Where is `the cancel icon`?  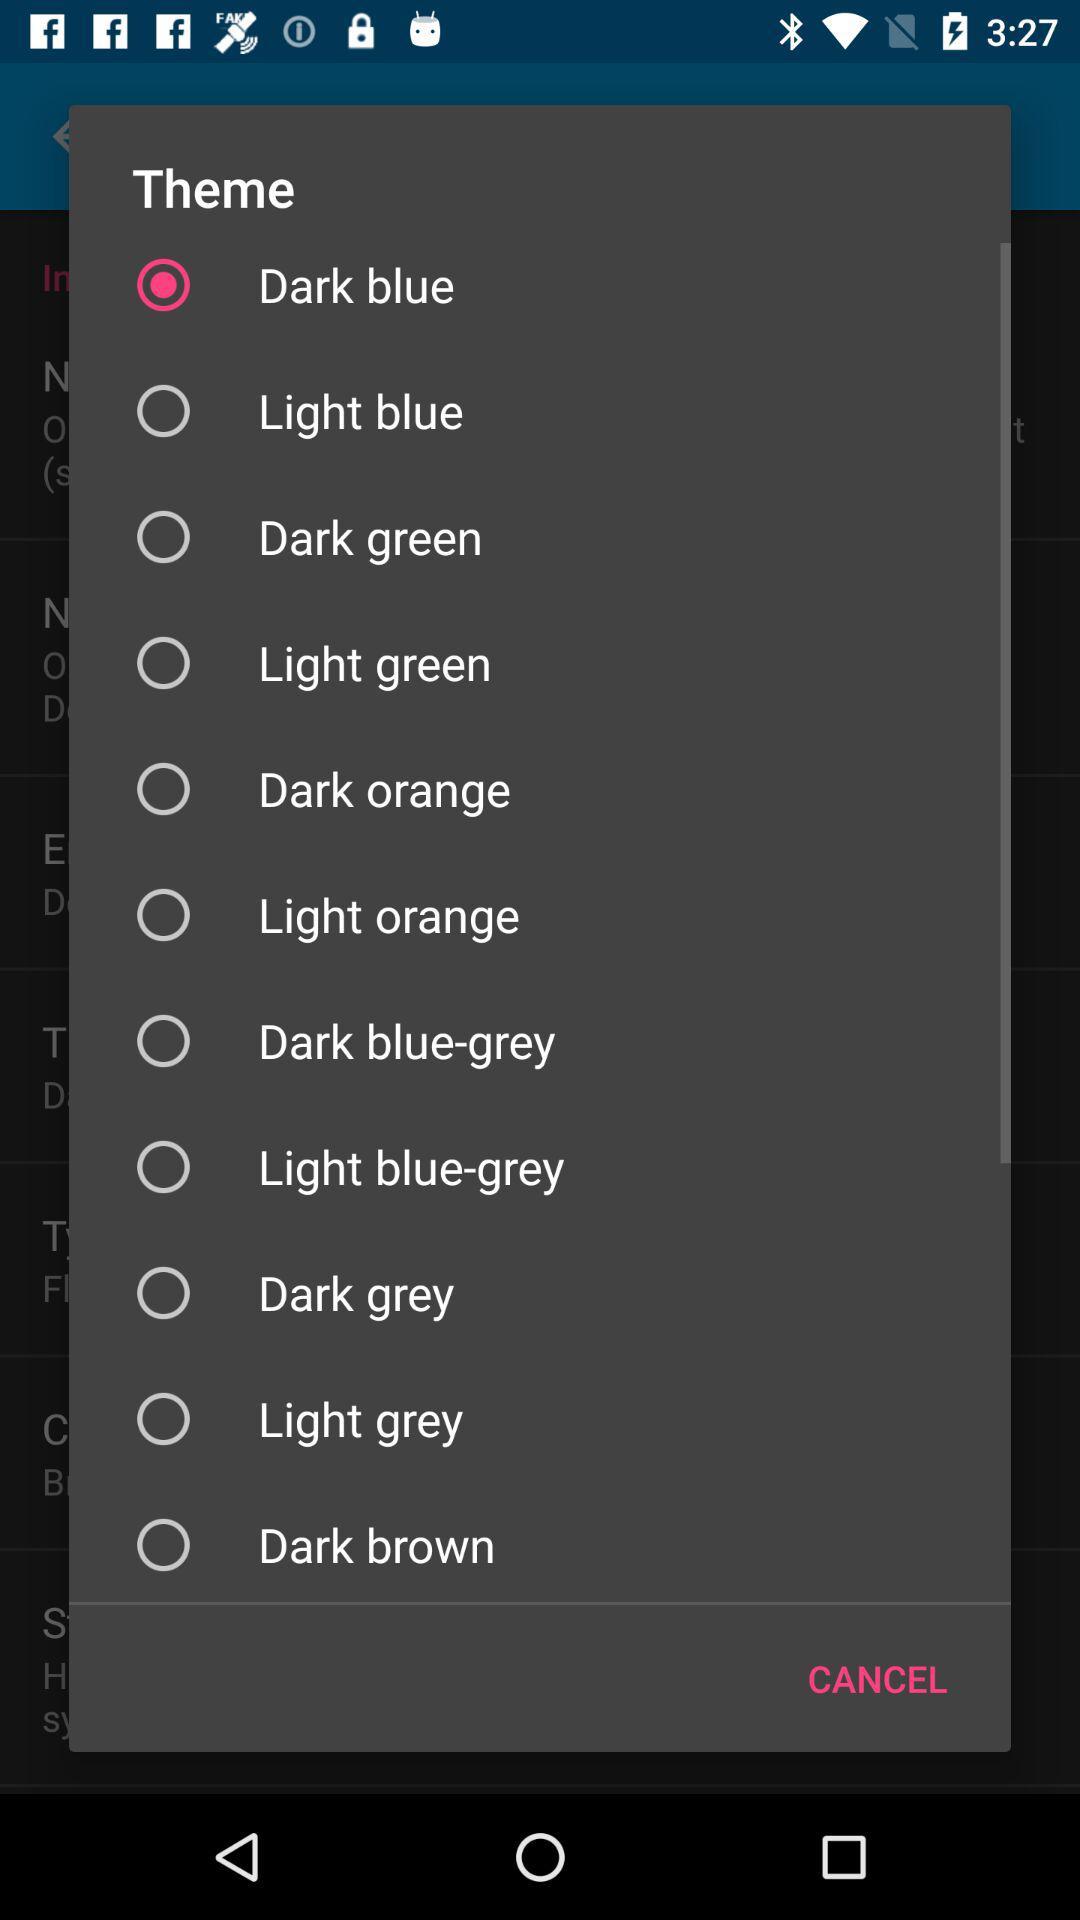 the cancel icon is located at coordinates (876, 1678).